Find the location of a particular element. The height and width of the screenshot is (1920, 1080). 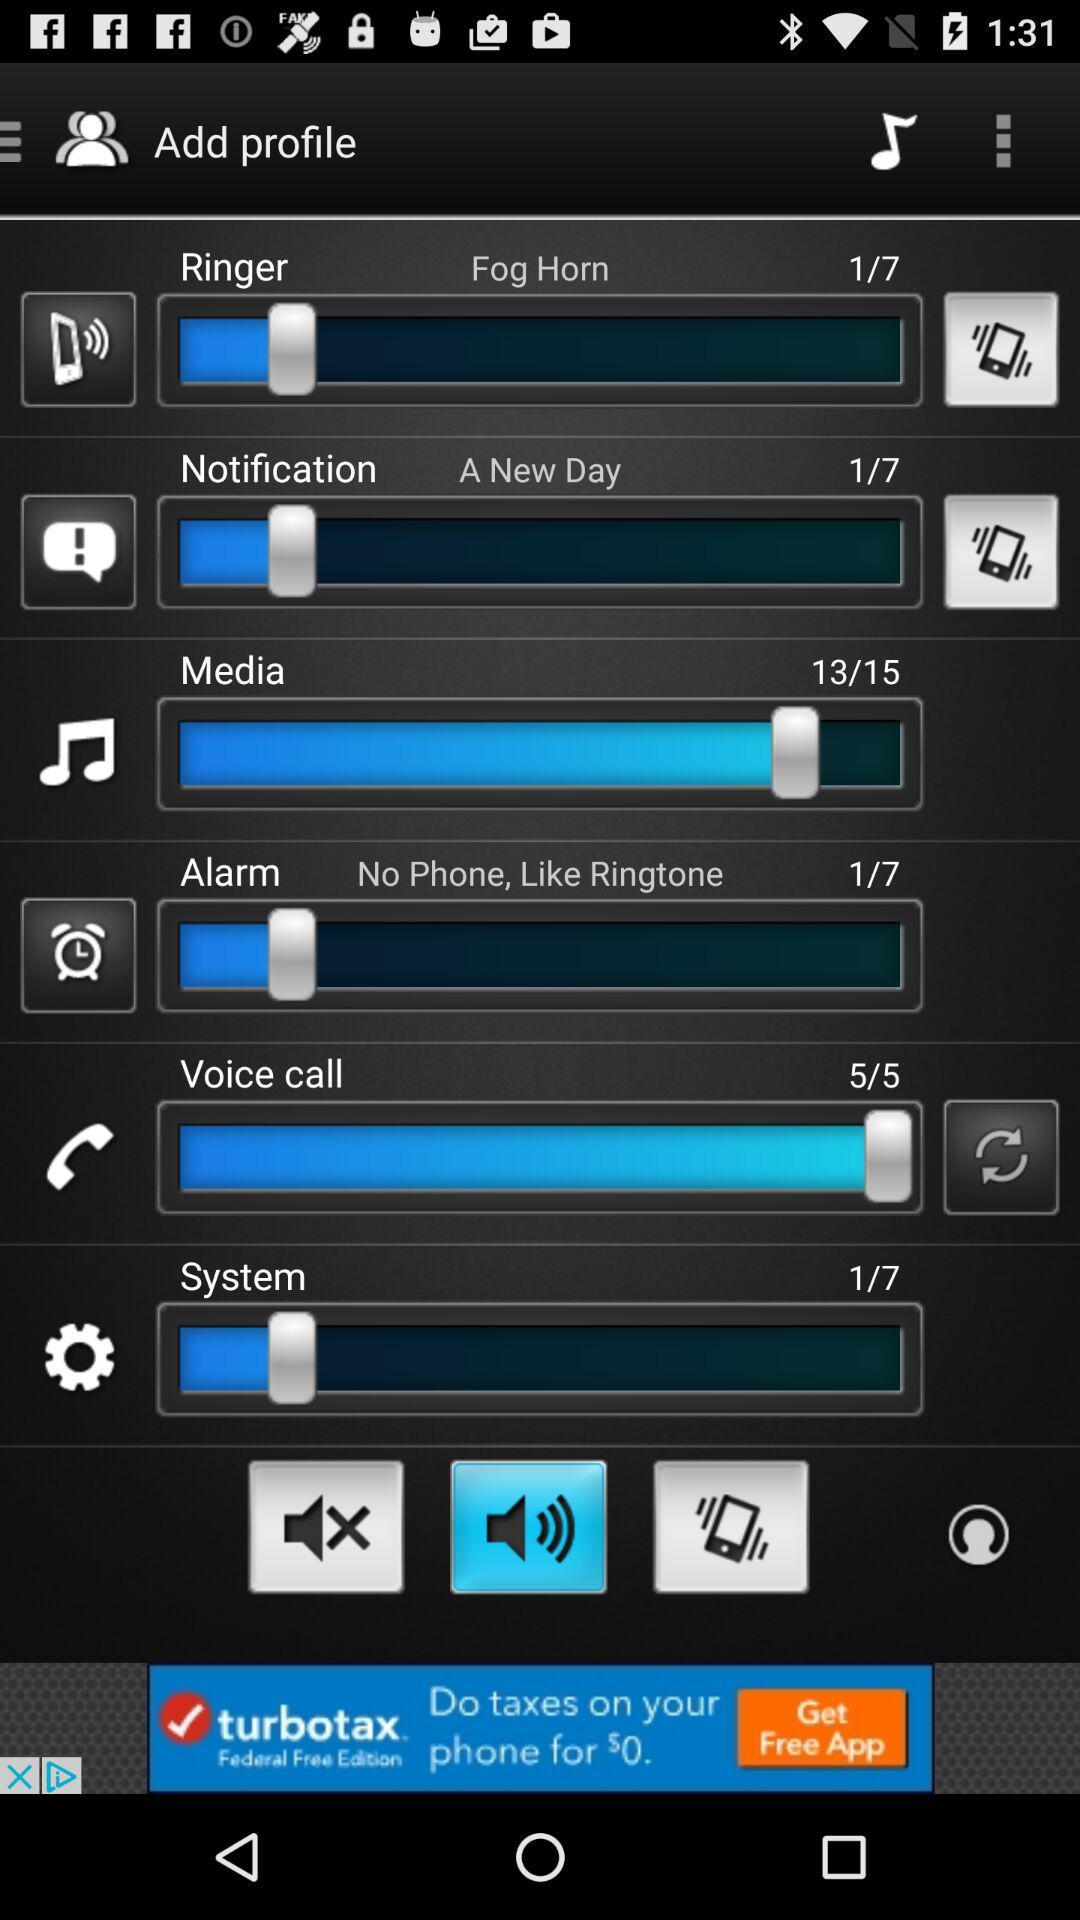

the second vibrate button which is below more option on page is located at coordinates (1001, 552).